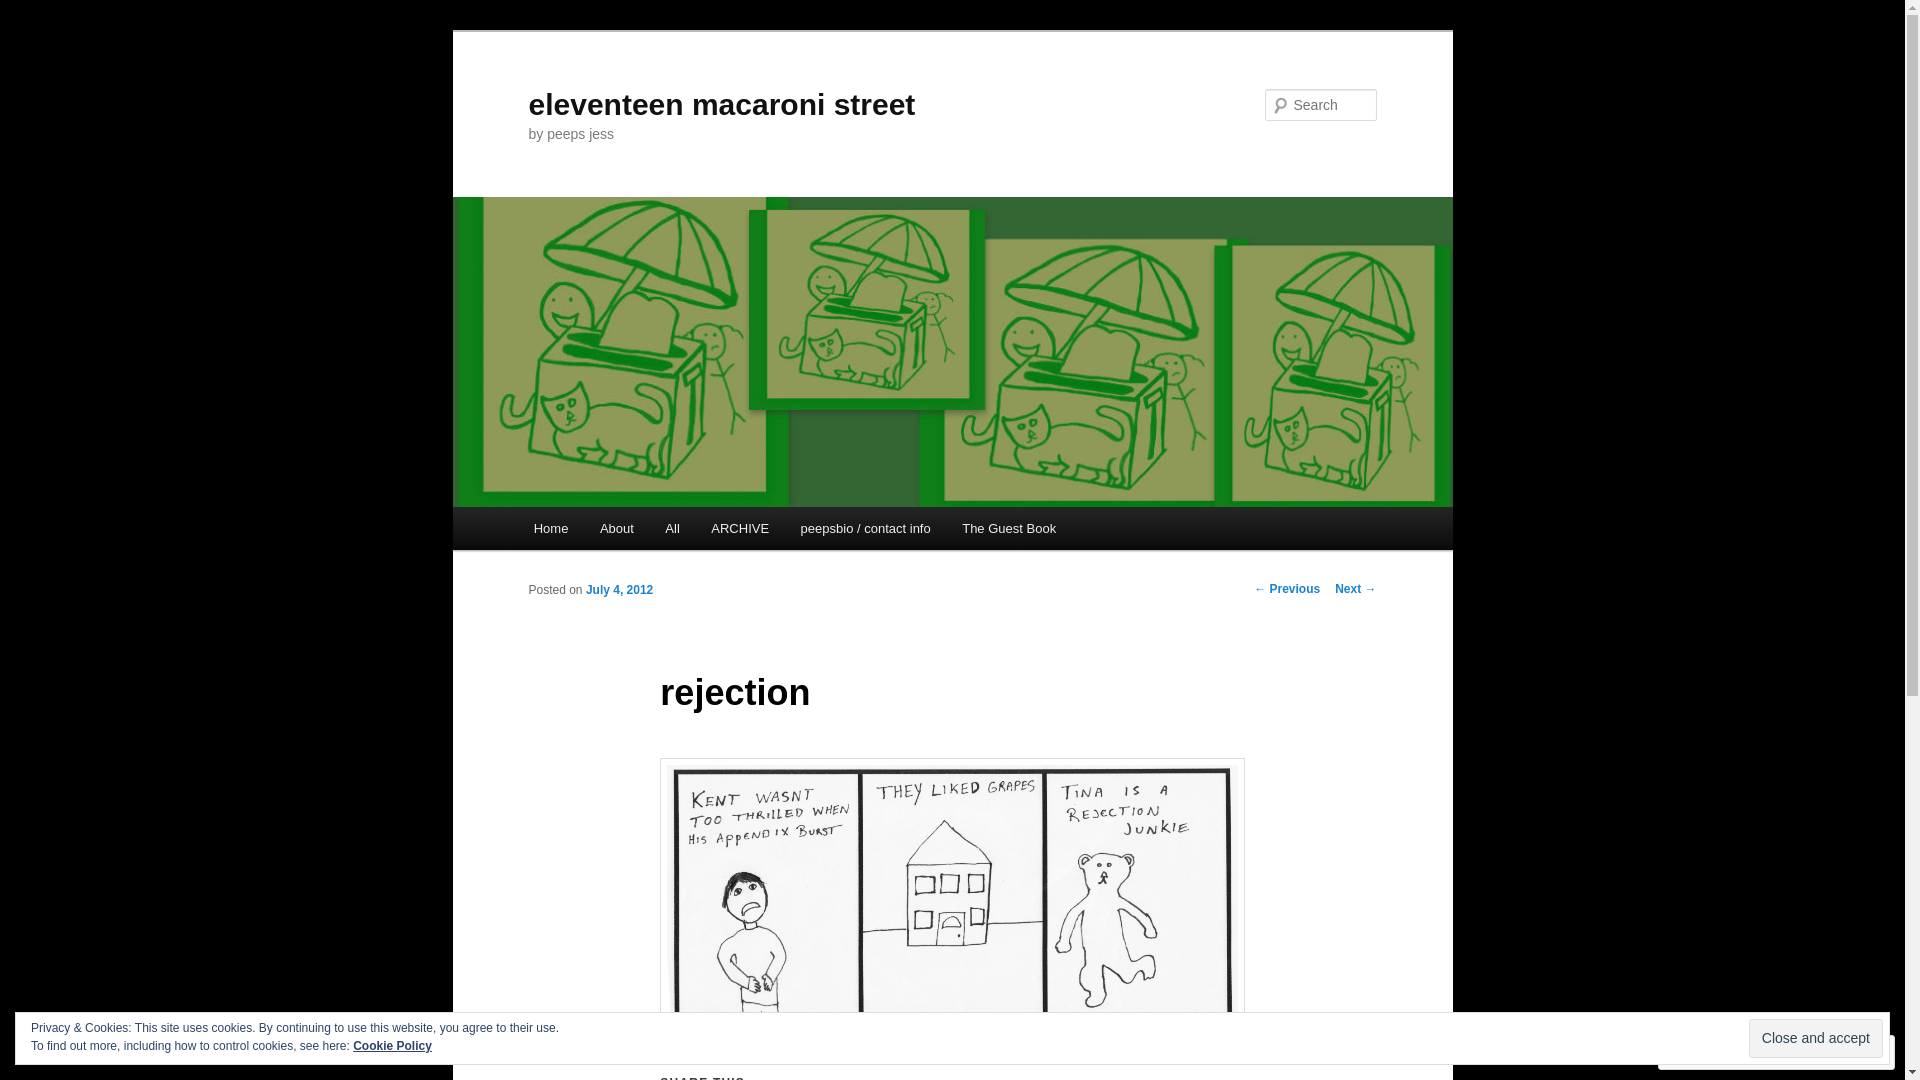  Describe the element at coordinates (950, 893) in the screenshot. I see `'kent'` at that location.